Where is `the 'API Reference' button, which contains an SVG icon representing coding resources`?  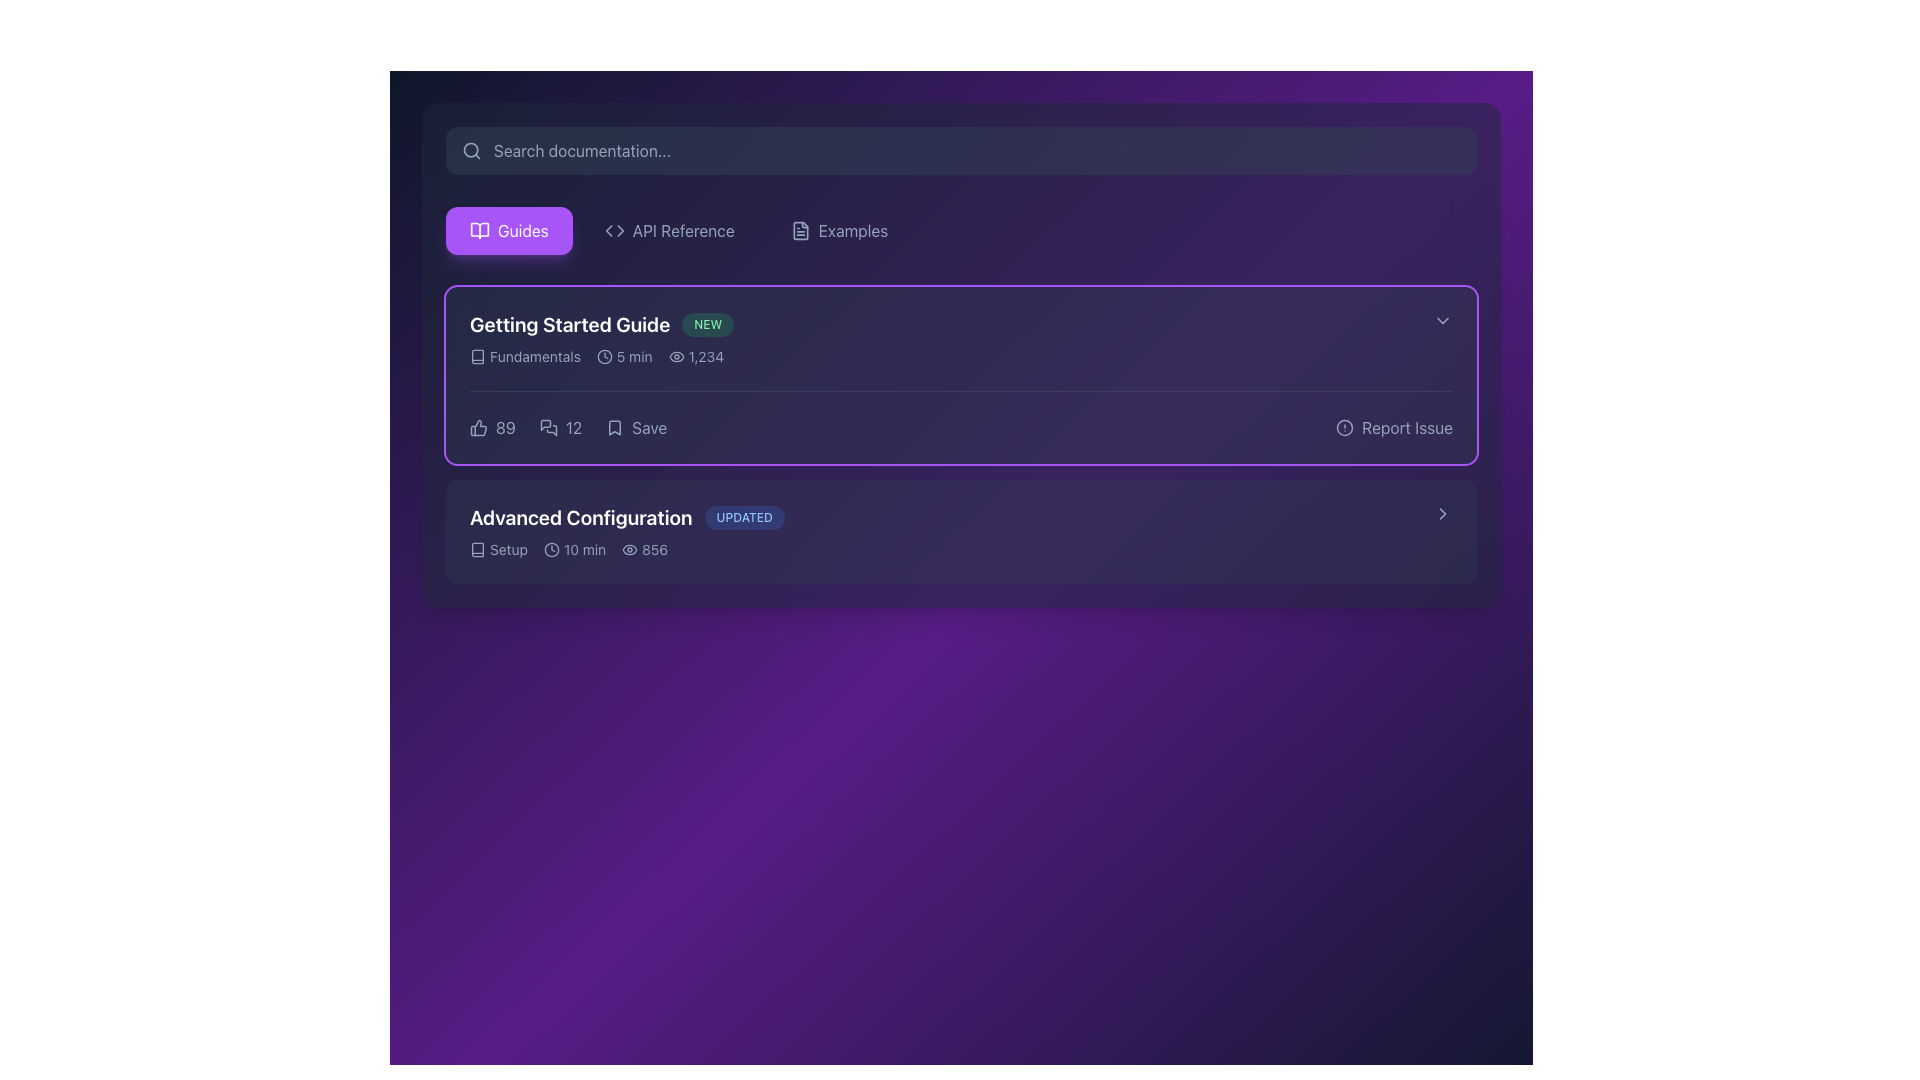 the 'API Reference' button, which contains an SVG icon representing coding resources is located at coordinates (613, 230).